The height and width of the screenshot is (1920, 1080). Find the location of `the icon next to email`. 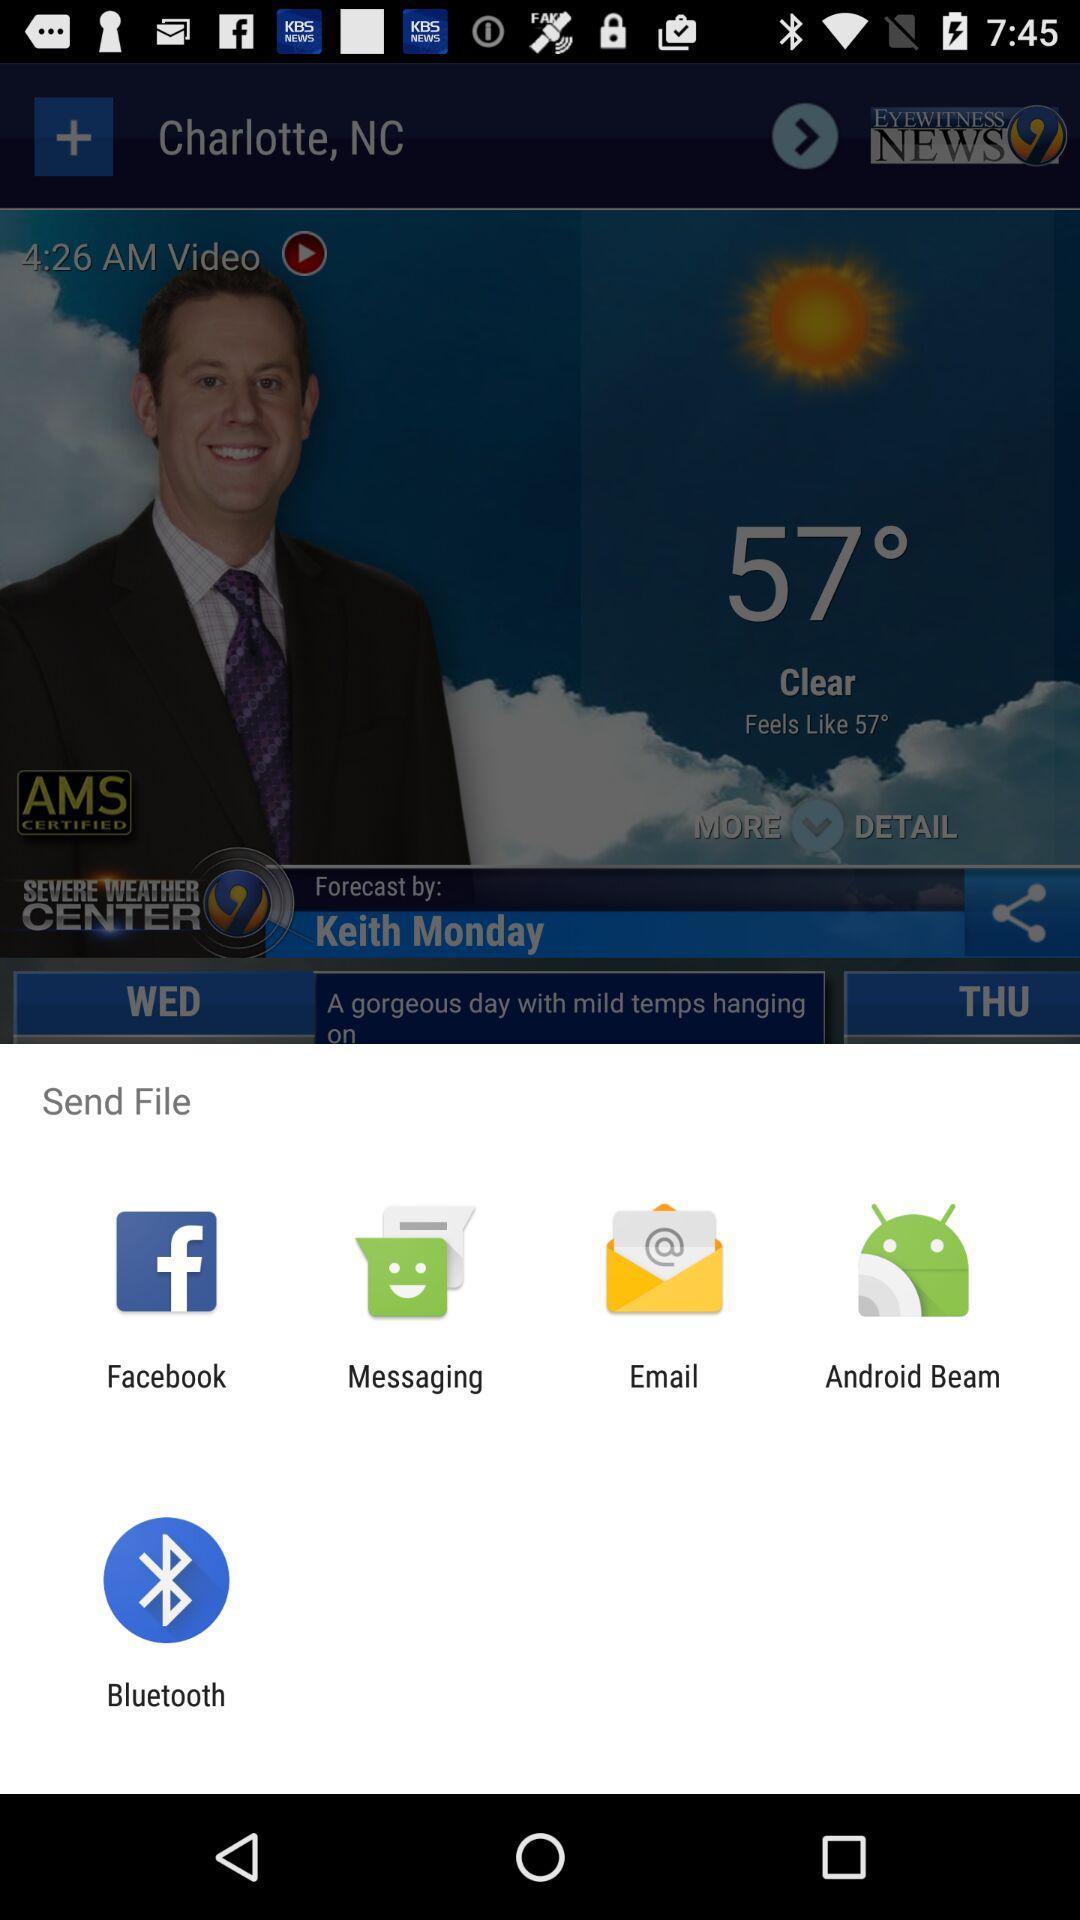

the icon next to email is located at coordinates (414, 1392).